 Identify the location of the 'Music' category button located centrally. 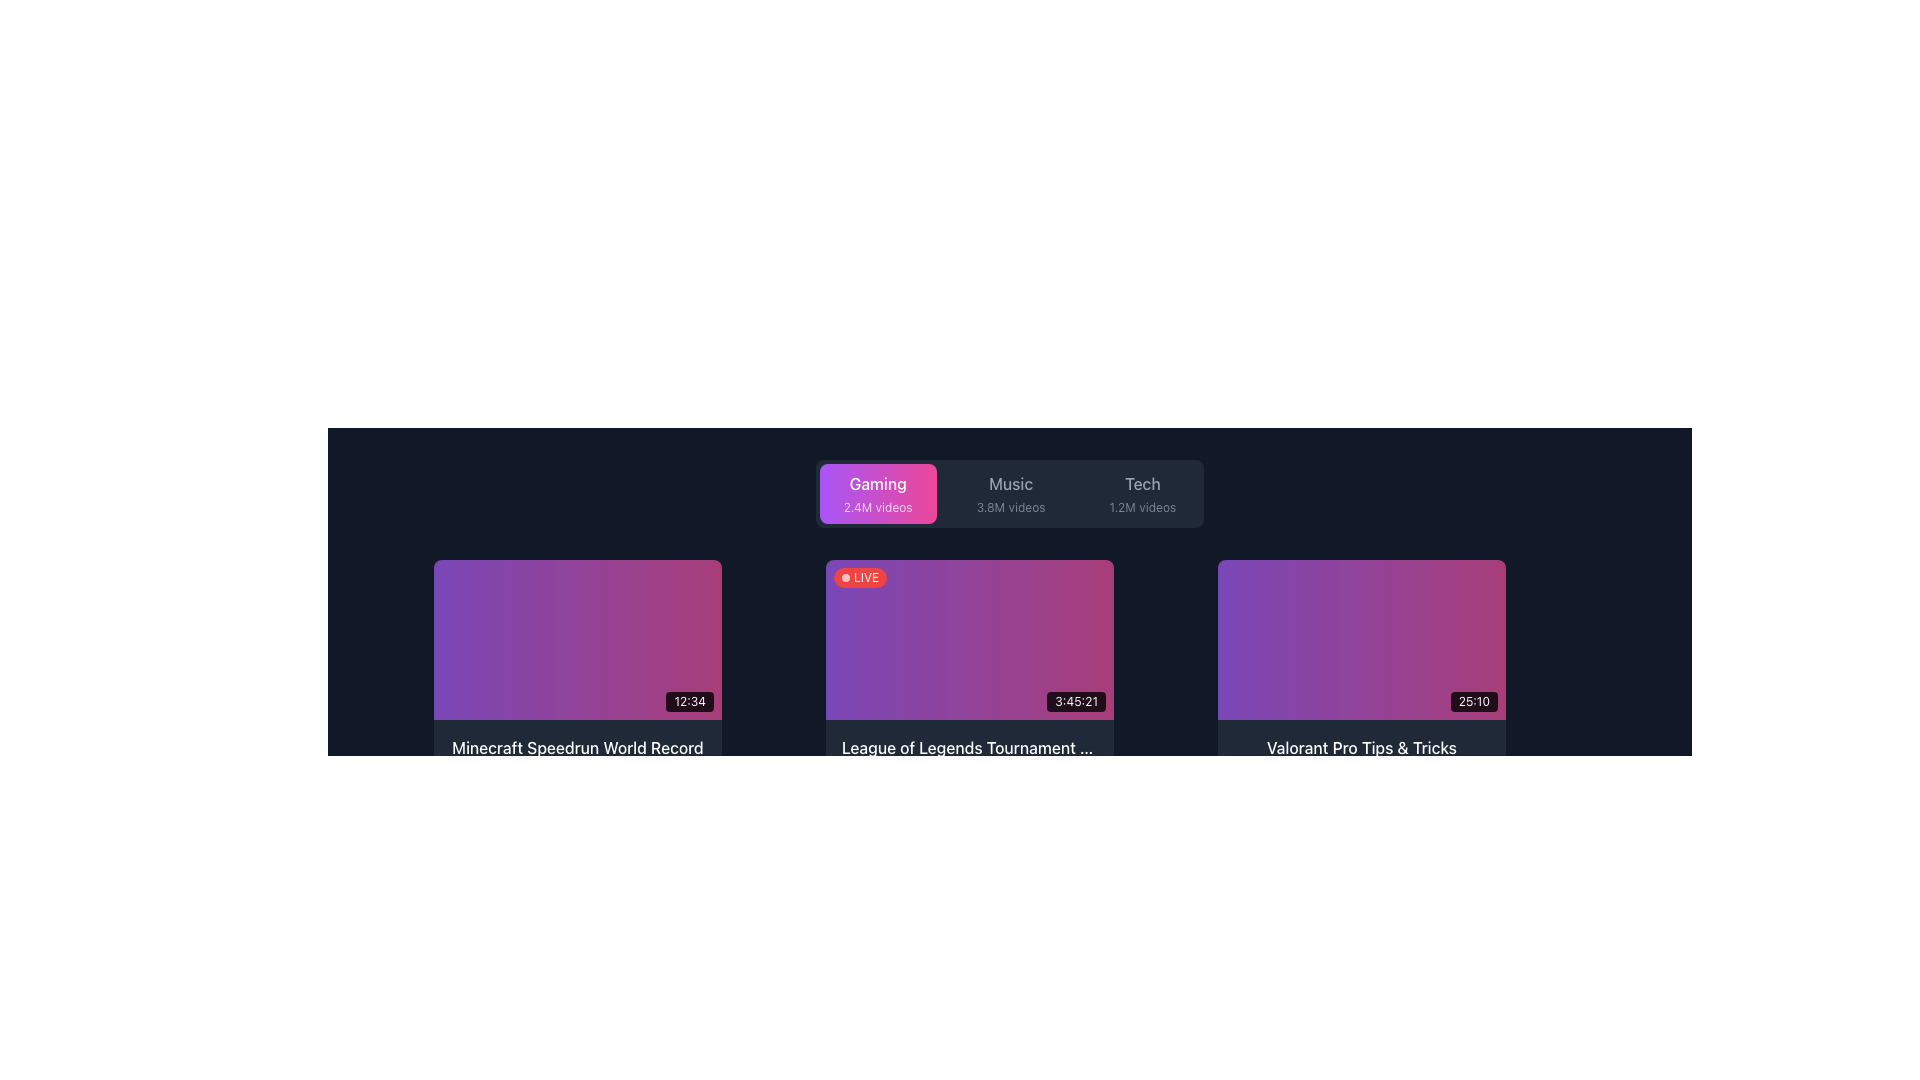
(1009, 493).